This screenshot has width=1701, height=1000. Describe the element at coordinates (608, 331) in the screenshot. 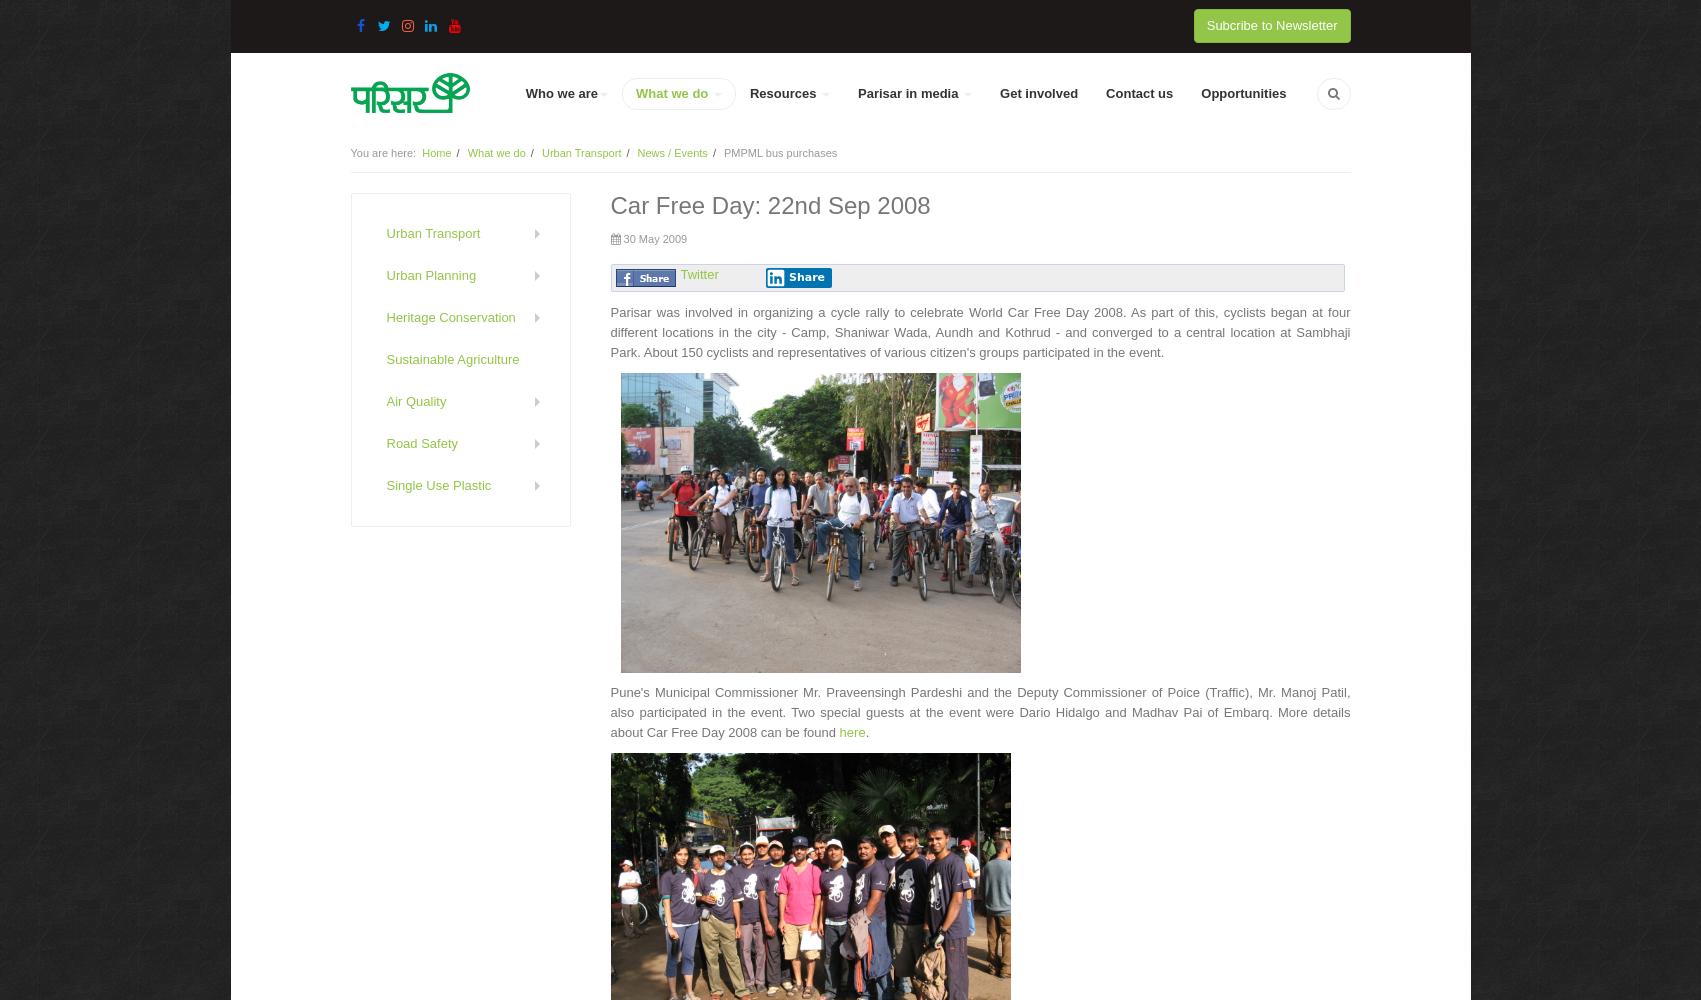

I see `'Parisar was involved in organizing a cycle rally to celebrate World Car Free Day 2008. As part of this, cyclists began at four different locations in the city - Camp, Shaniwar Wada, Aundh and Kothrud - and converged to a central location at Sambhaji Park. About 150 cyclists and representatives of various citizen's groups participated in the event.'` at that location.